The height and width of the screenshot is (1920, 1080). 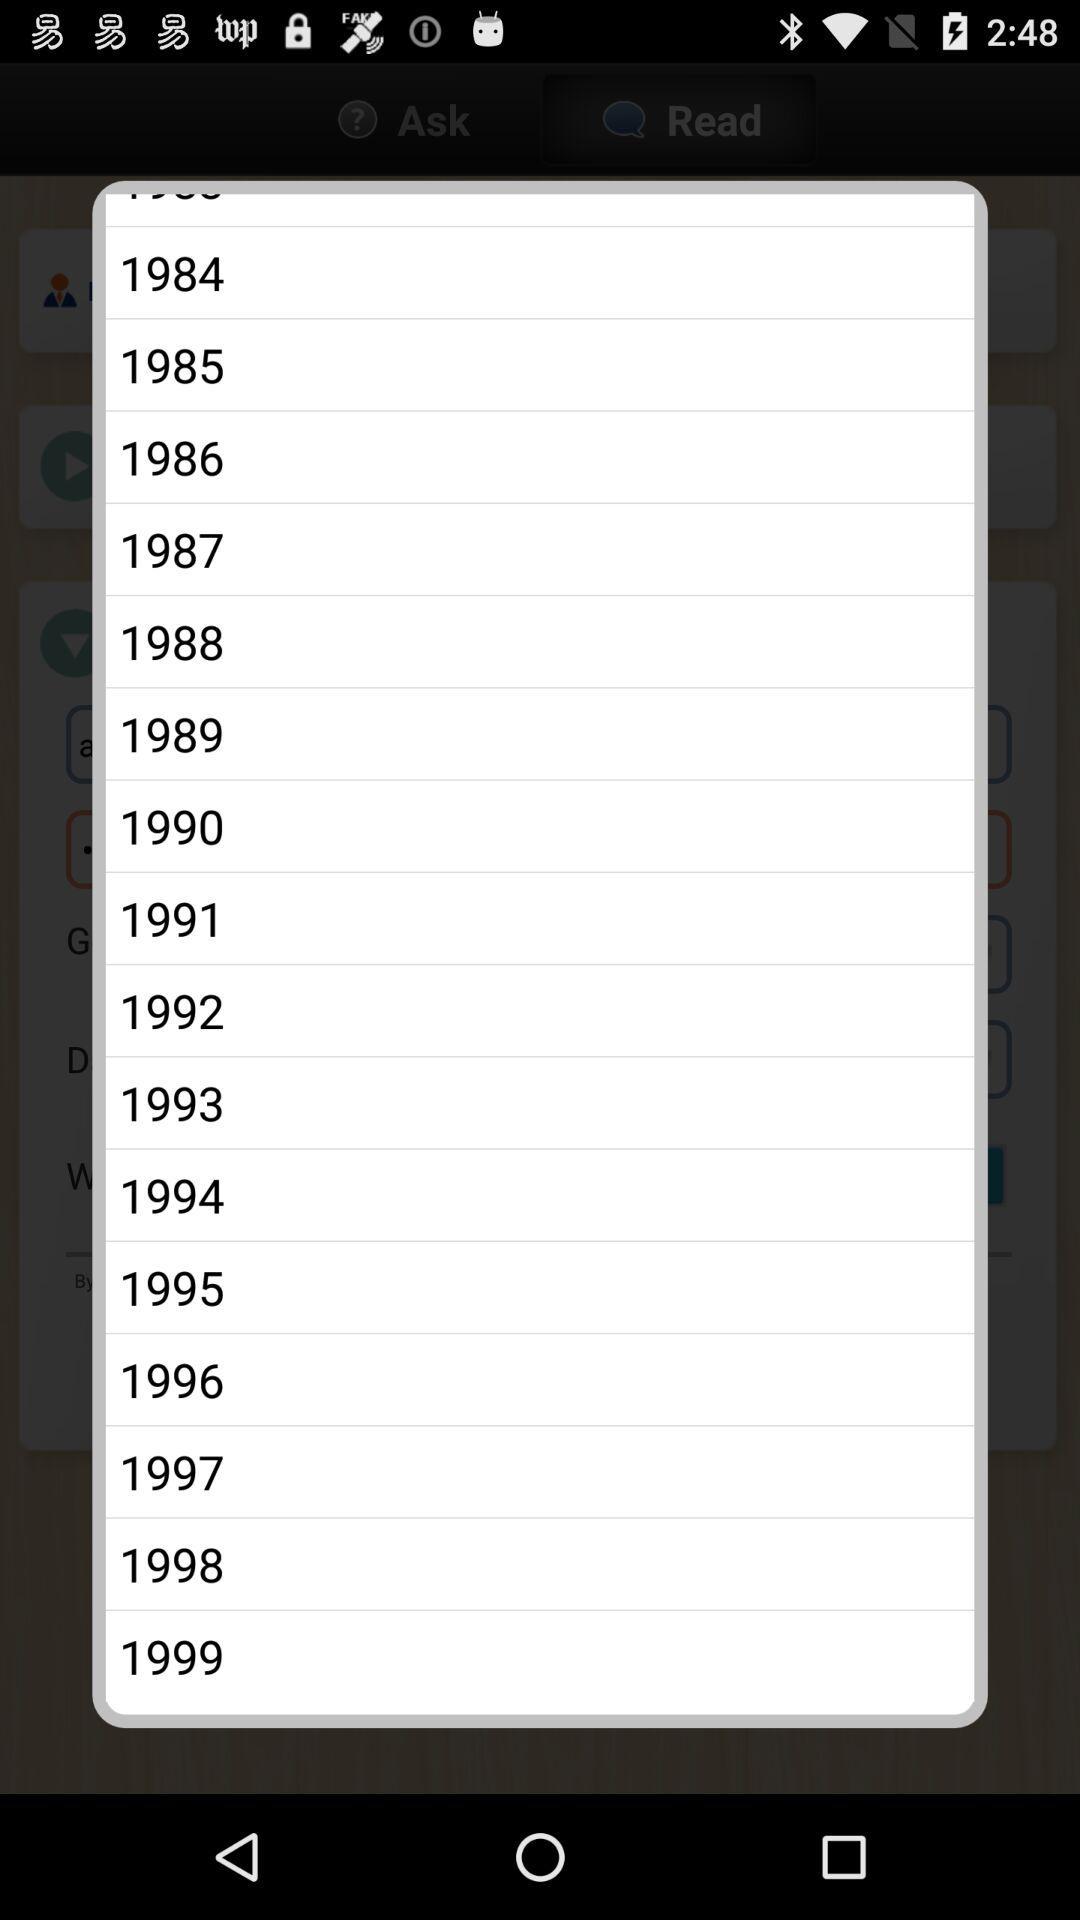 I want to click on 1989, so click(x=540, y=732).